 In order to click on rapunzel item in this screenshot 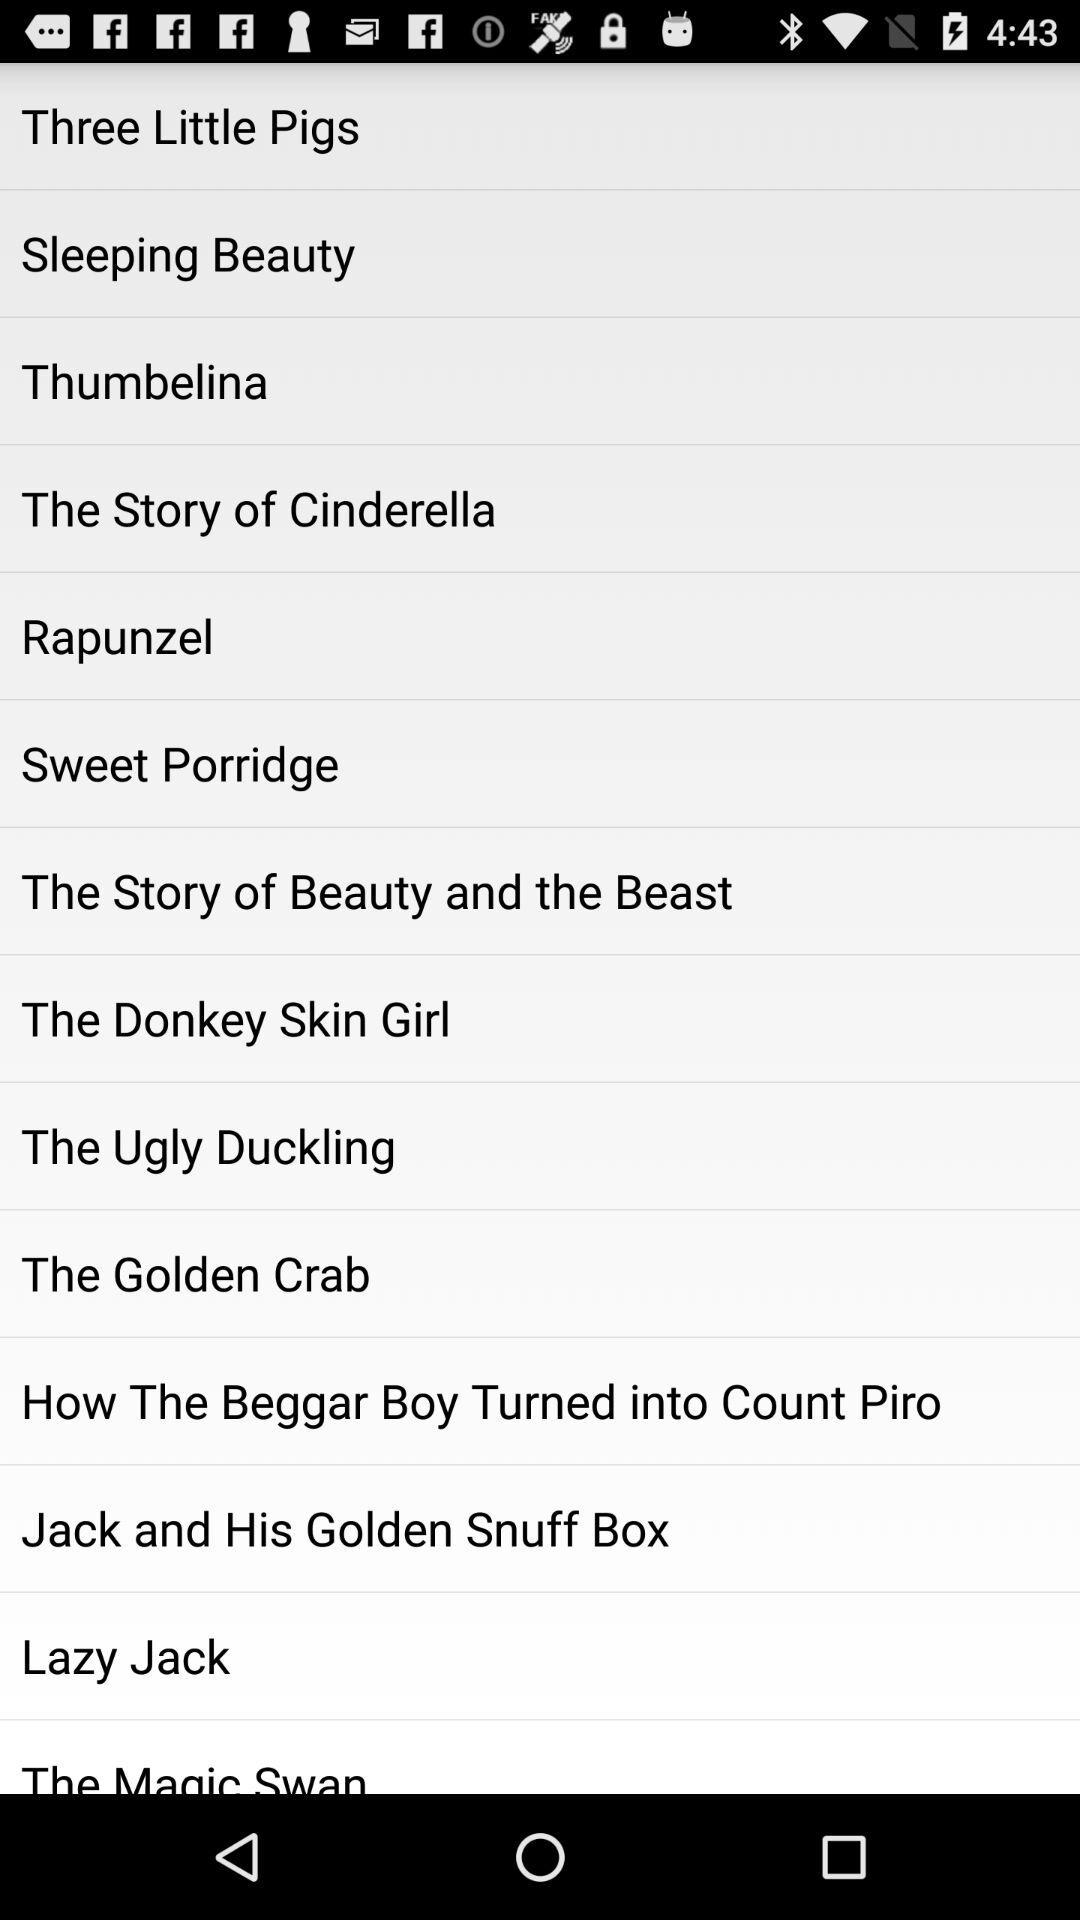, I will do `click(540, 634)`.